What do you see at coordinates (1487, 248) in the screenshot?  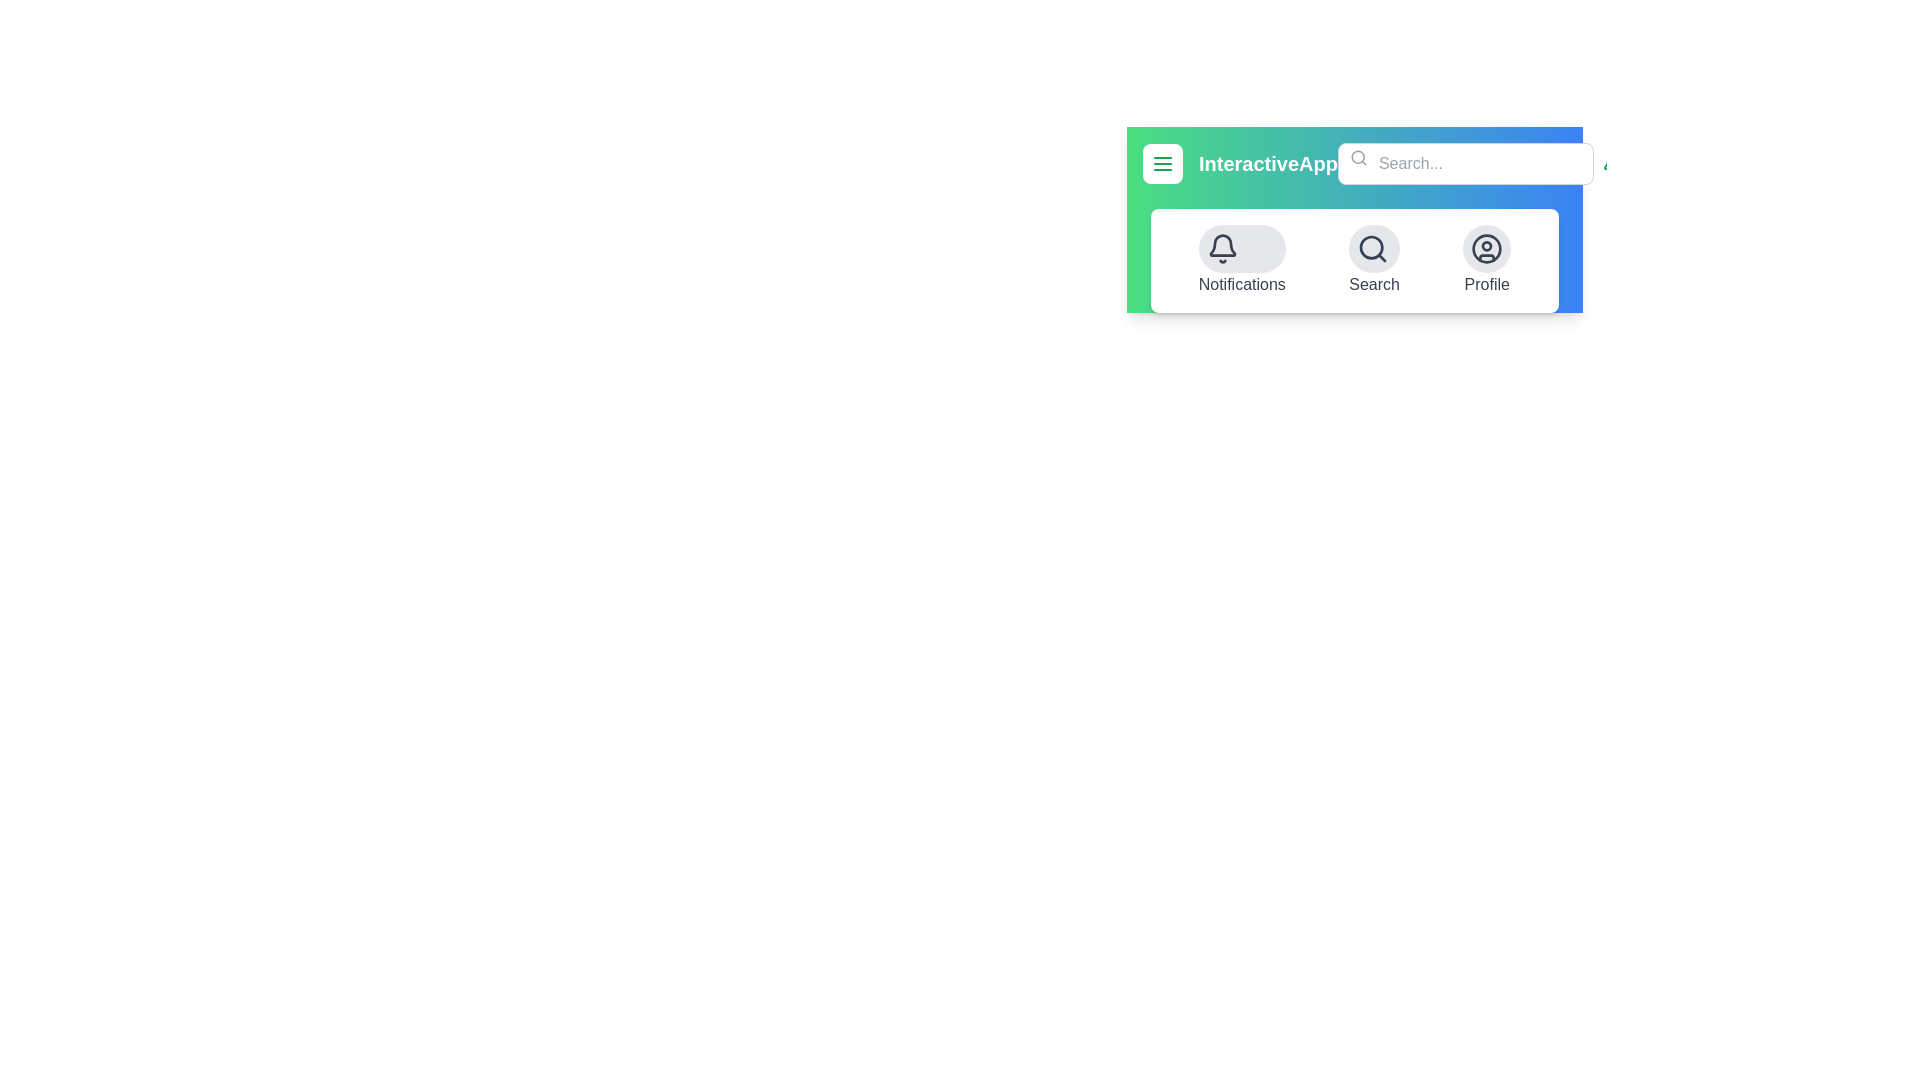 I see `the Profile button` at bounding box center [1487, 248].